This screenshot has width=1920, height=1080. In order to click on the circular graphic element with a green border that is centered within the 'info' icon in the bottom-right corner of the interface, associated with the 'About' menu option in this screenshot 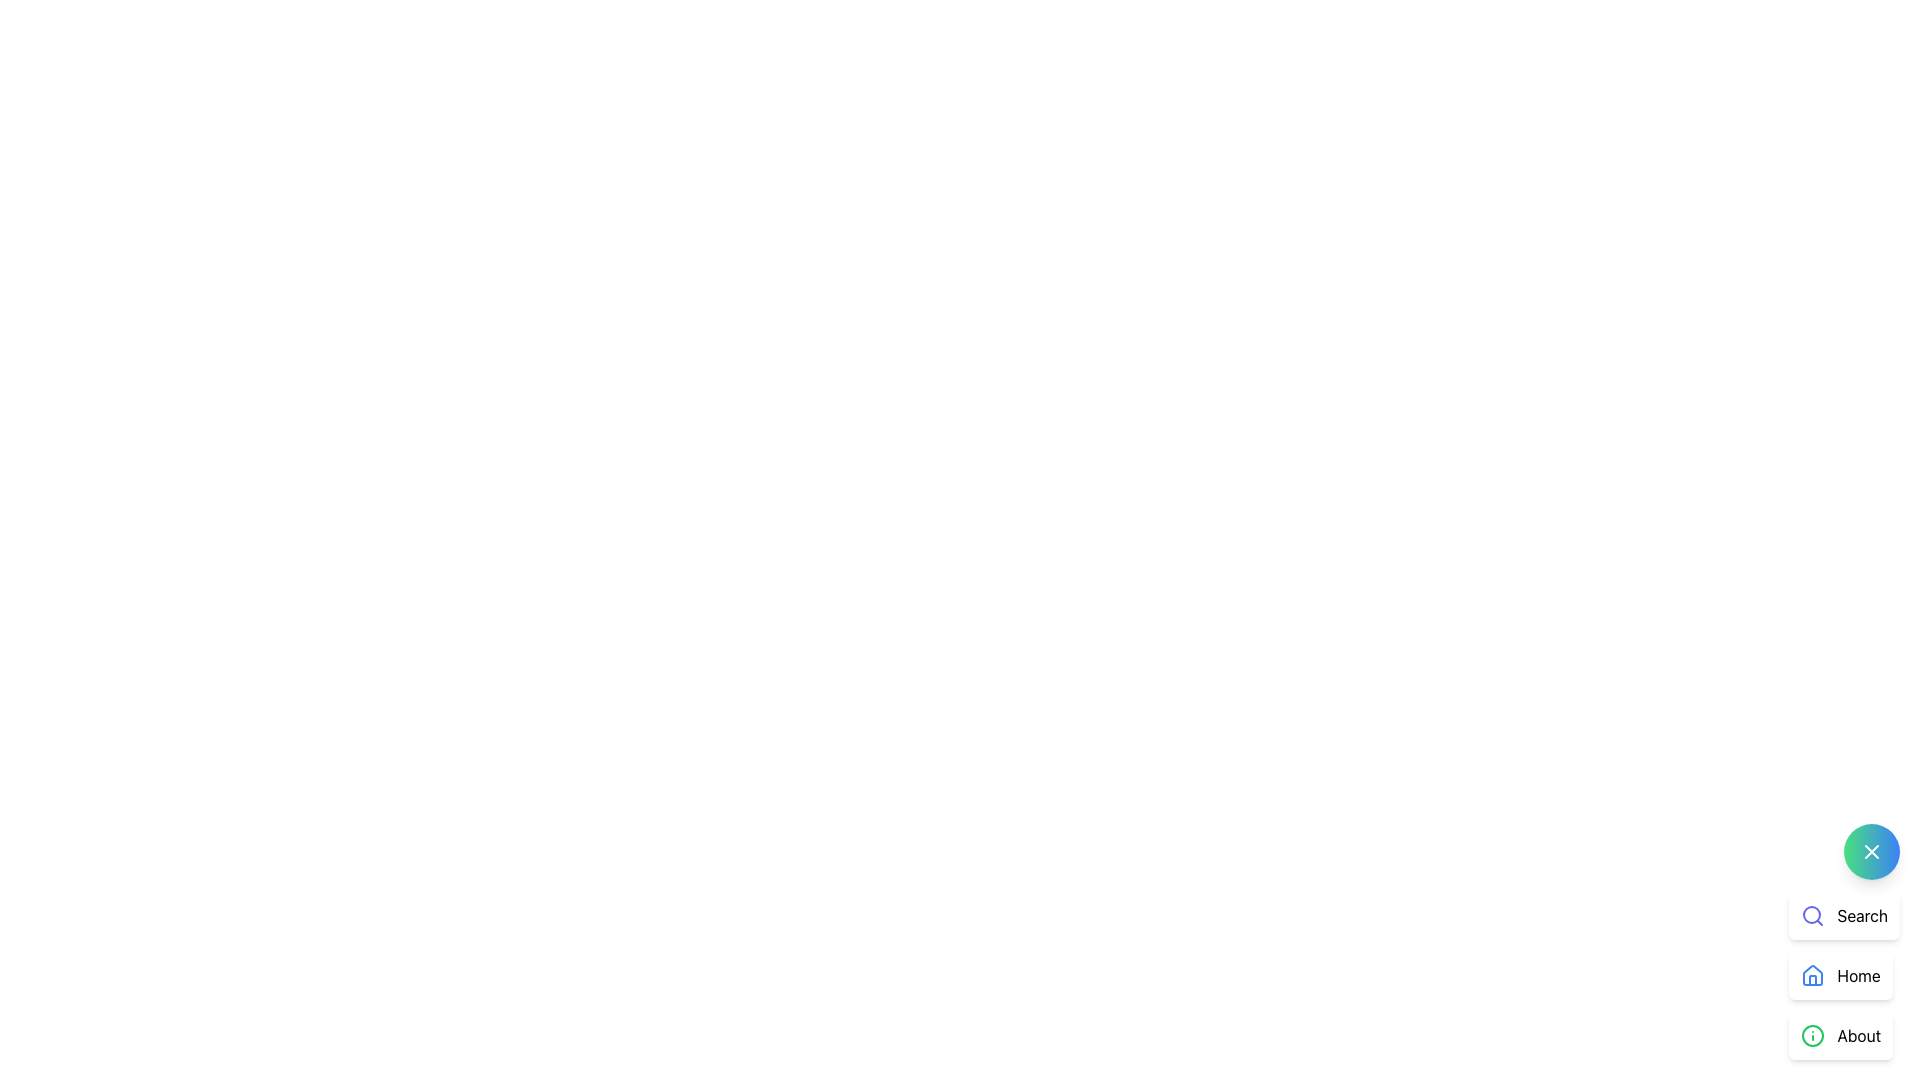, I will do `click(1813, 1035)`.